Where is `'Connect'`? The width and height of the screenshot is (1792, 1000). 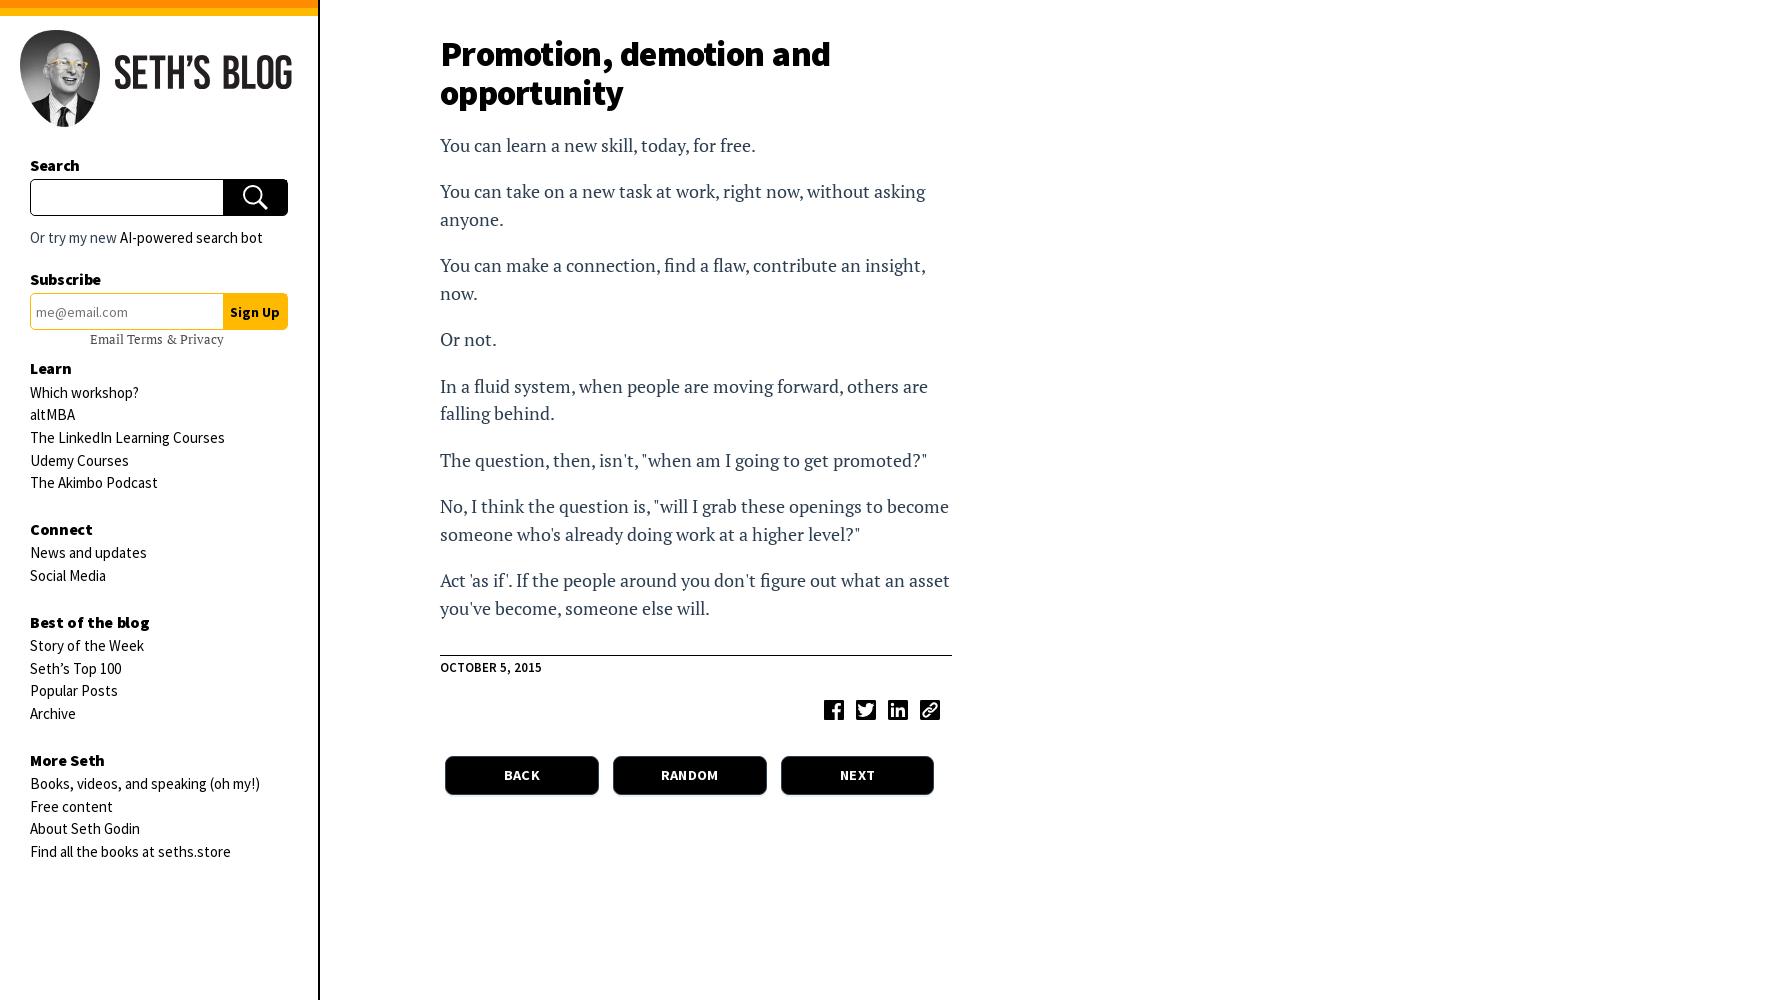 'Connect' is located at coordinates (60, 528).